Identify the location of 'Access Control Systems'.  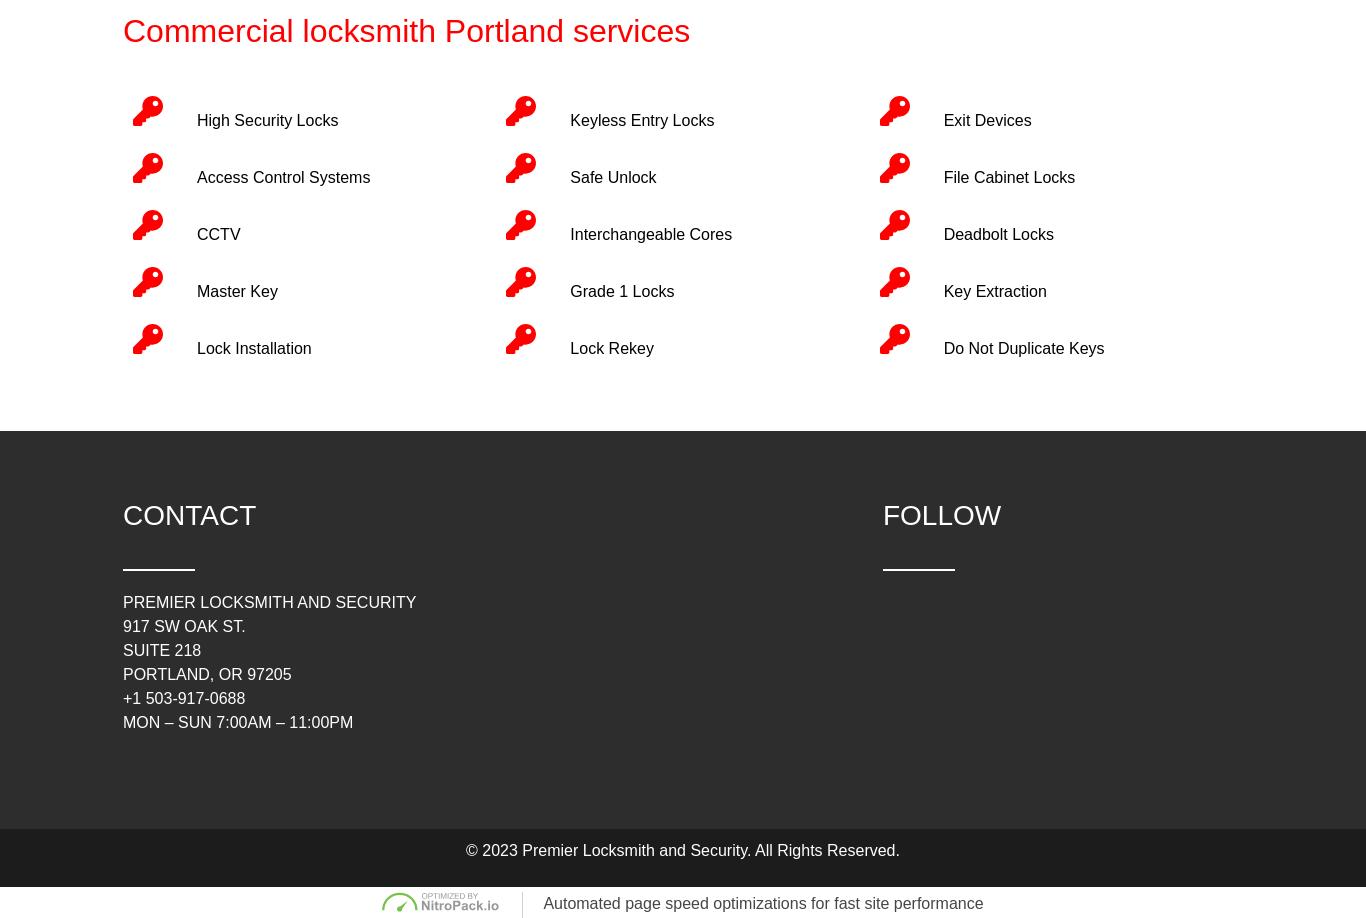
(283, 176).